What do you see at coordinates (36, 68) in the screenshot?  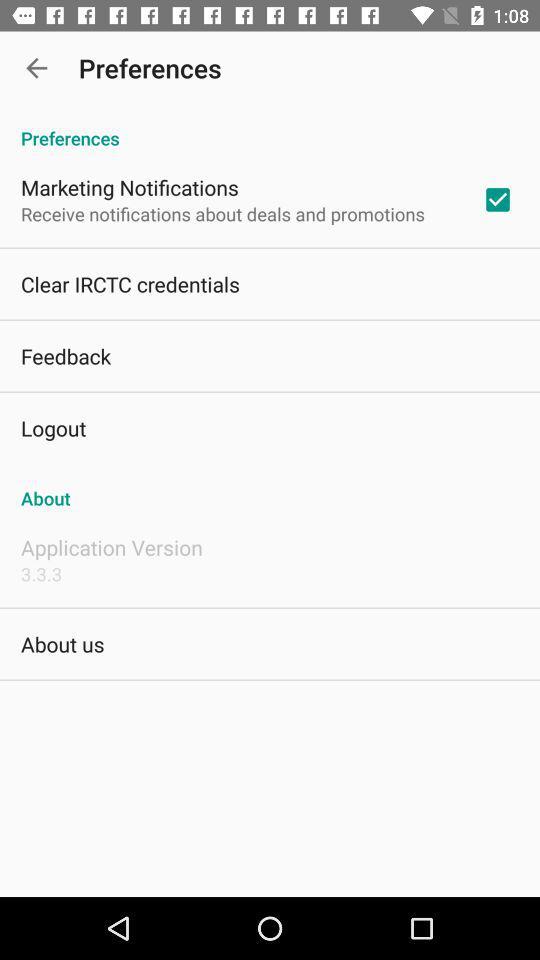 I see `app next to the preferences app` at bounding box center [36, 68].